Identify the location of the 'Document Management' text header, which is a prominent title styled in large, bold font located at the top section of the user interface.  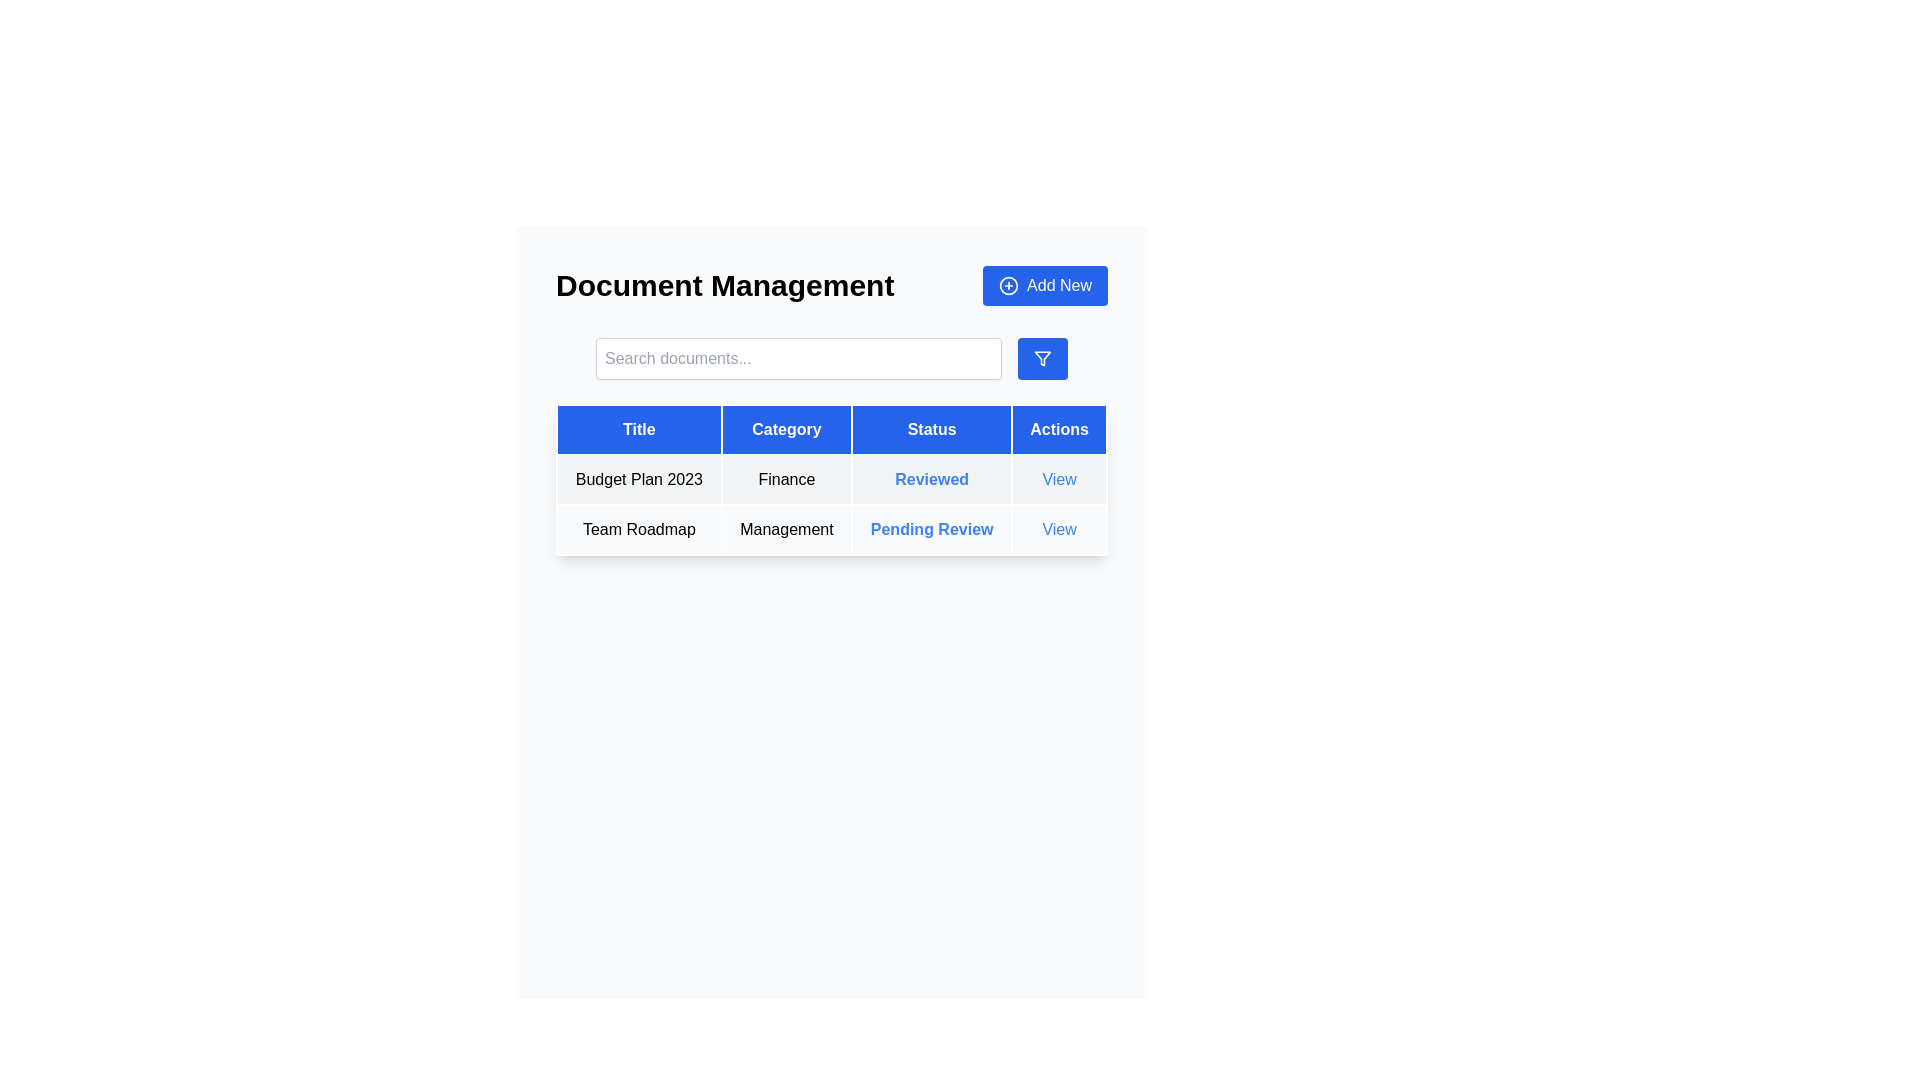
(724, 285).